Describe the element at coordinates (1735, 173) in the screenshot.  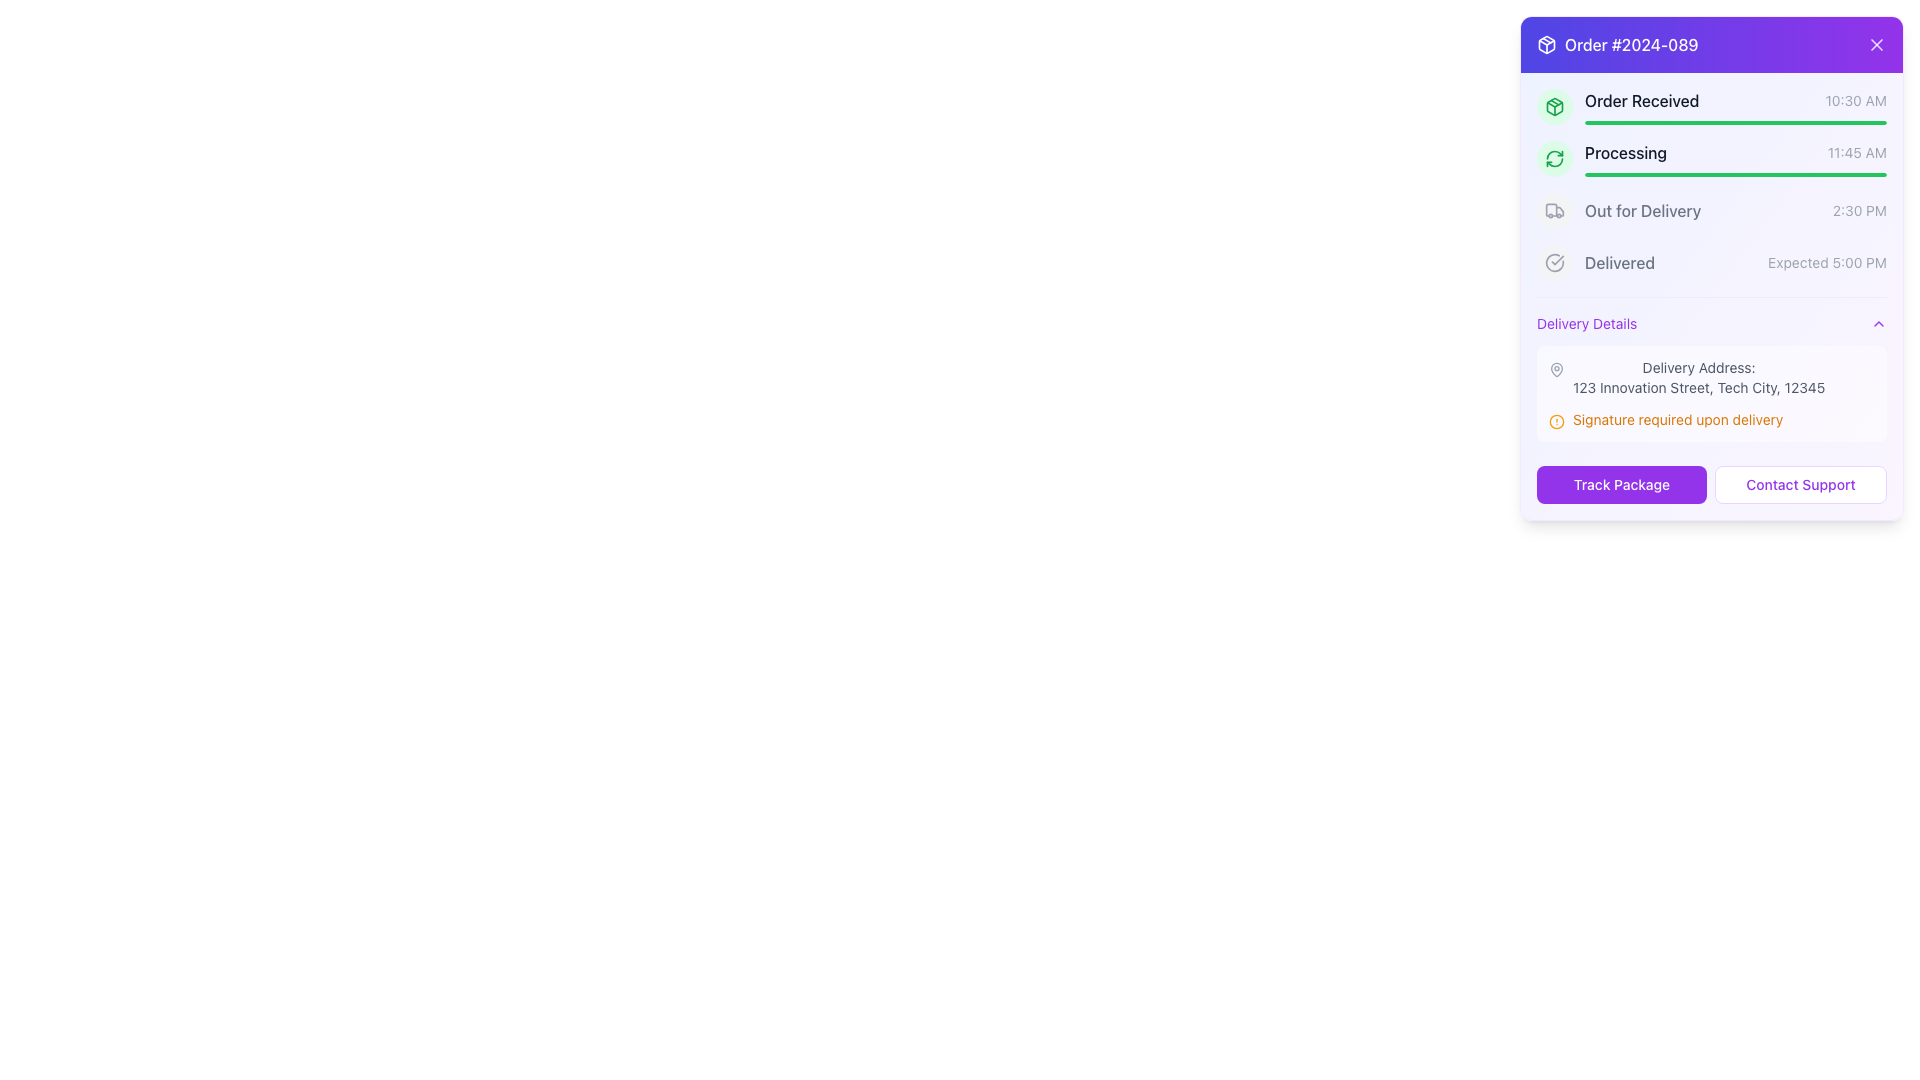
I see `the thin green progress indicator bar located underneath the 'Processing' section of the 'Order #2024-089' status display panel` at that location.